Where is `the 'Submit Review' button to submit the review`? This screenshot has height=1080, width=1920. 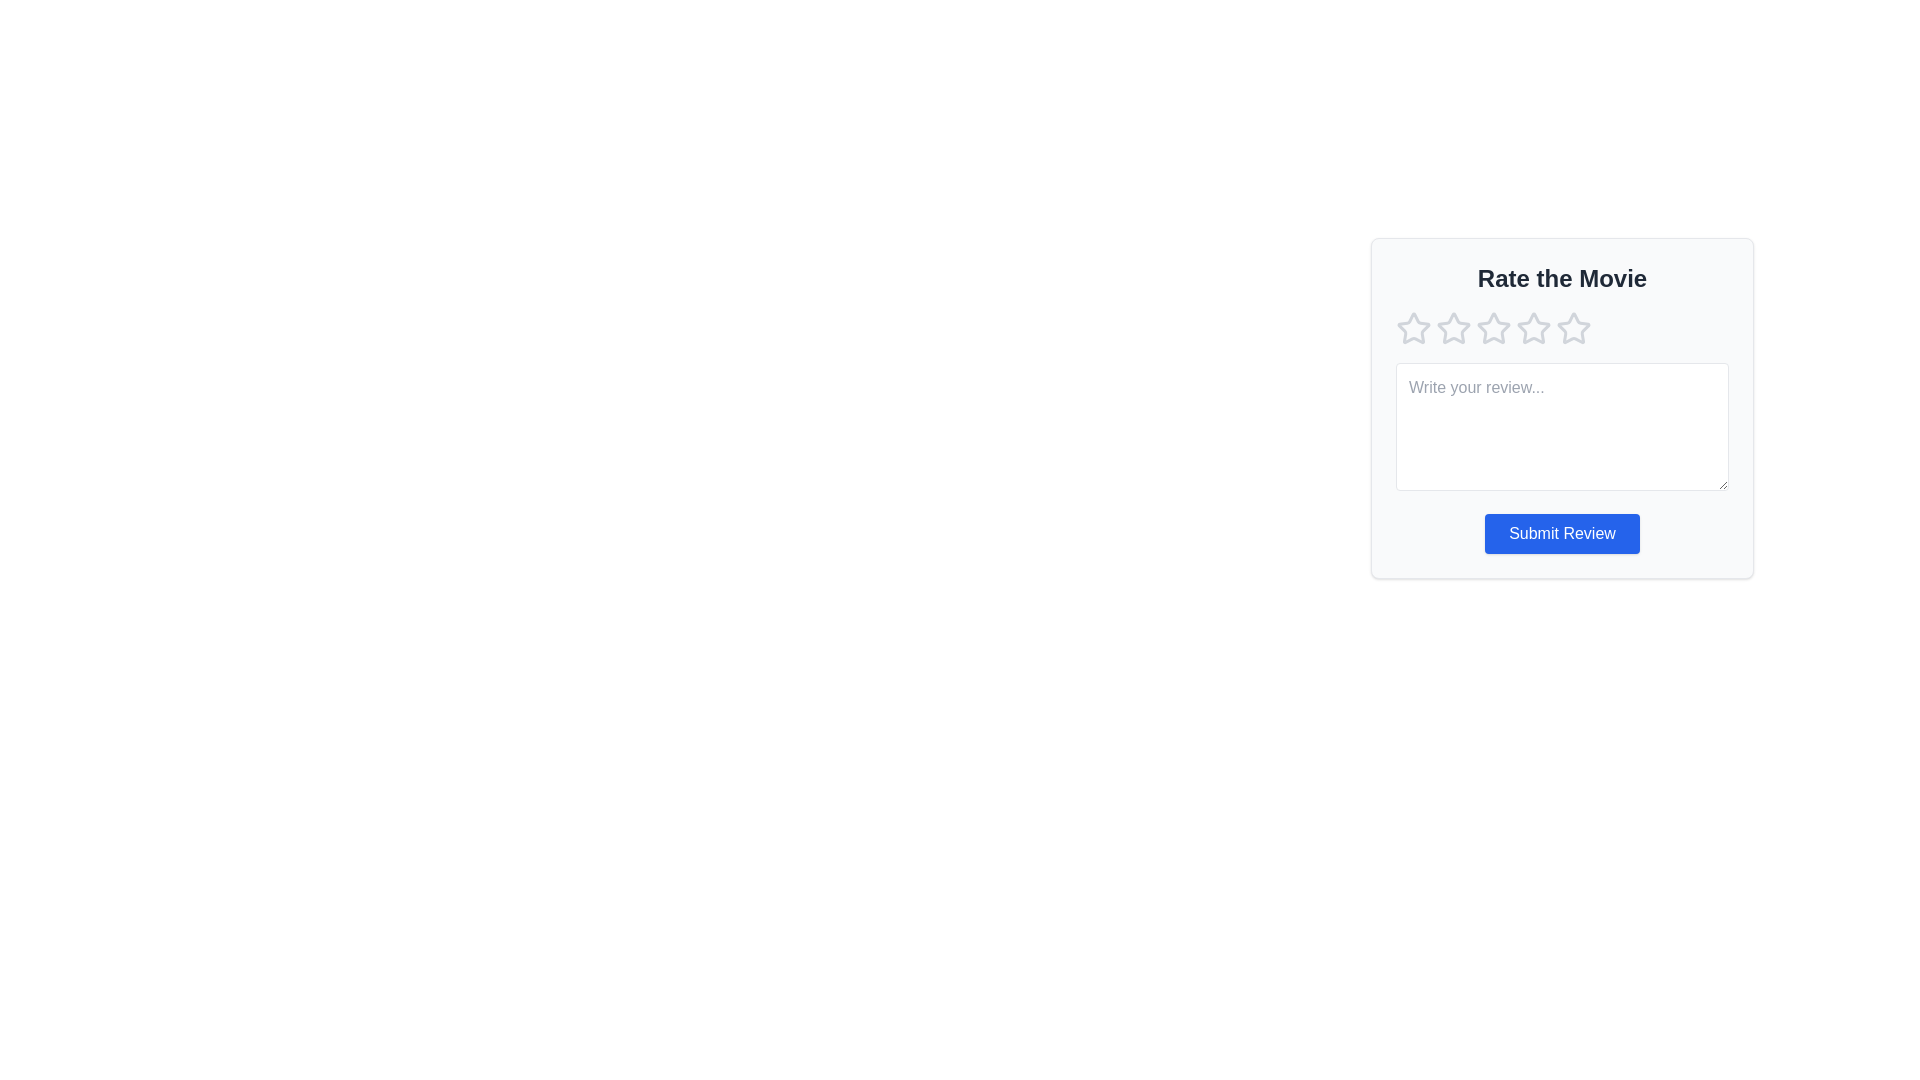 the 'Submit Review' button to submit the review is located at coordinates (1560, 532).